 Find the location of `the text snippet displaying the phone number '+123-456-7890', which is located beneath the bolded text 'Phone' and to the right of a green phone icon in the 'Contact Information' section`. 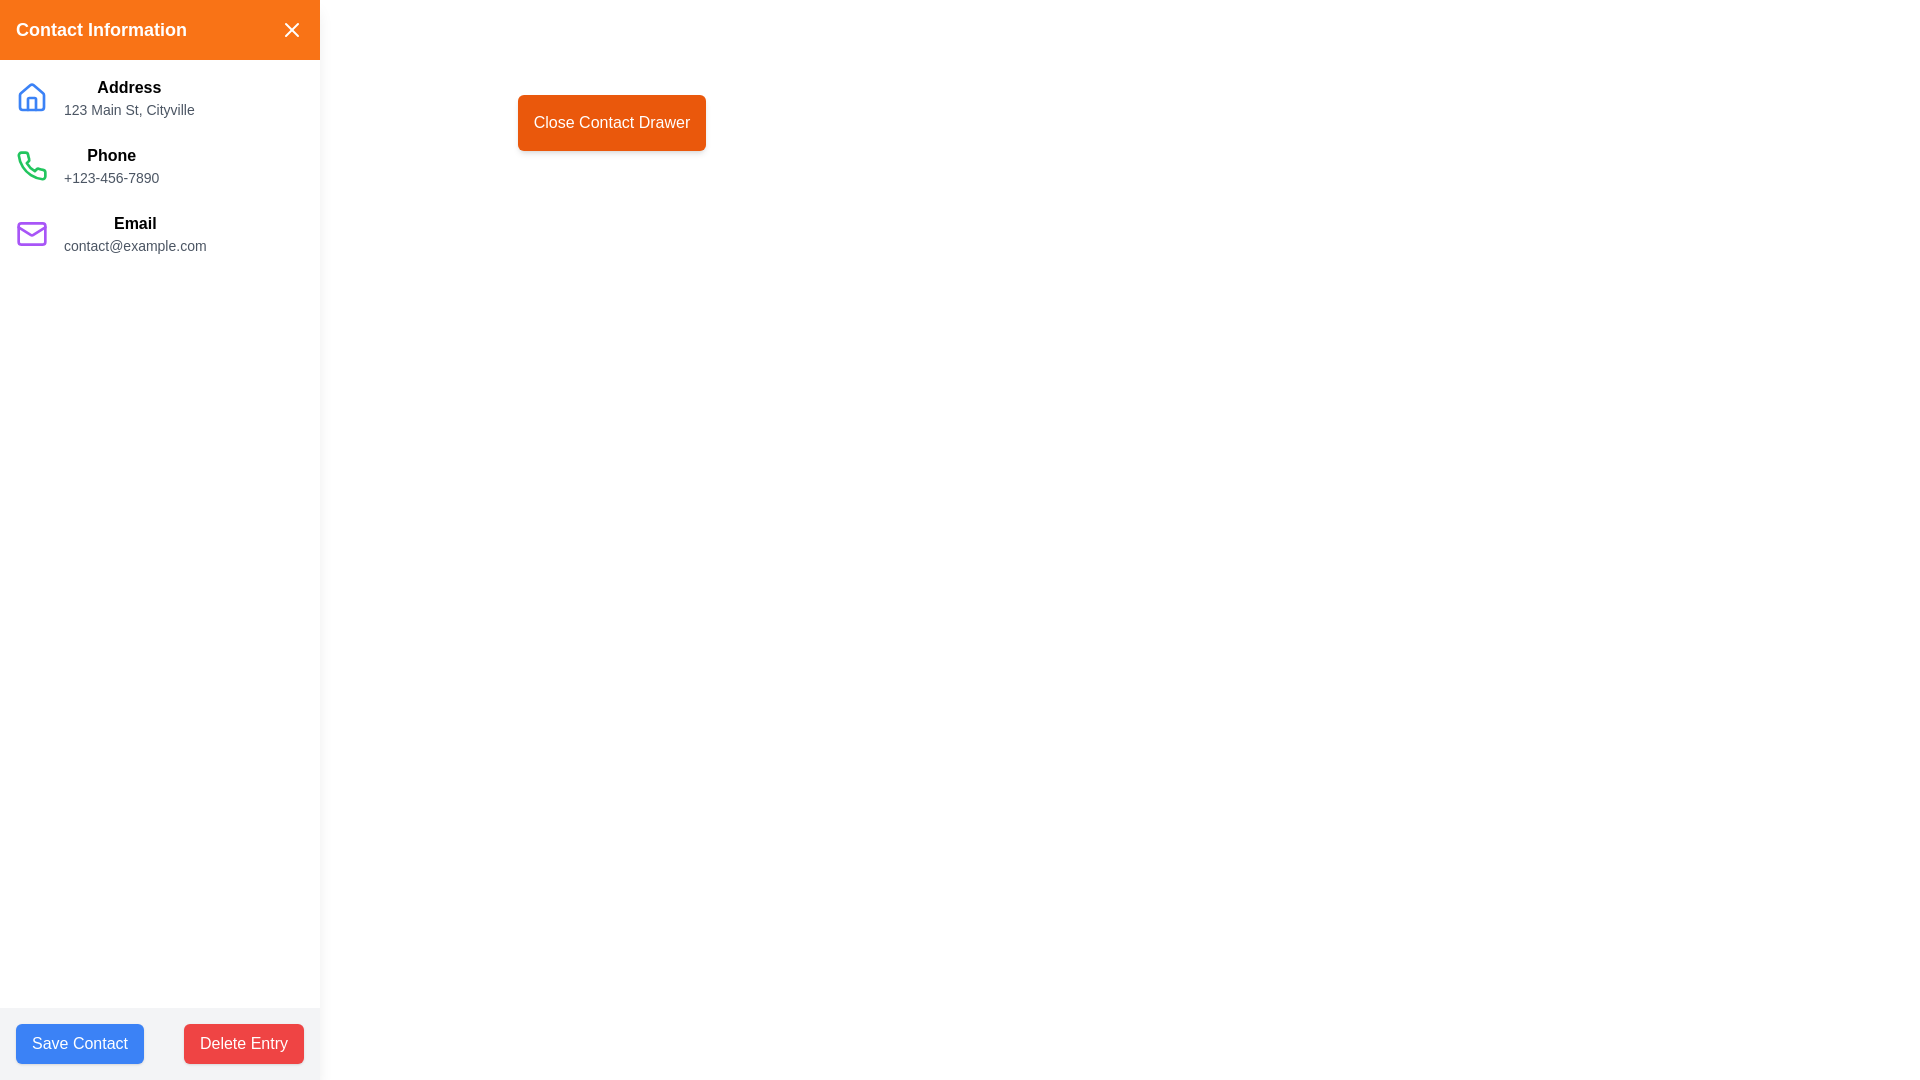

the text snippet displaying the phone number '+123-456-7890', which is located beneath the bolded text 'Phone' and to the right of a green phone icon in the 'Contact Information' section is located at coordinates (110, 176).